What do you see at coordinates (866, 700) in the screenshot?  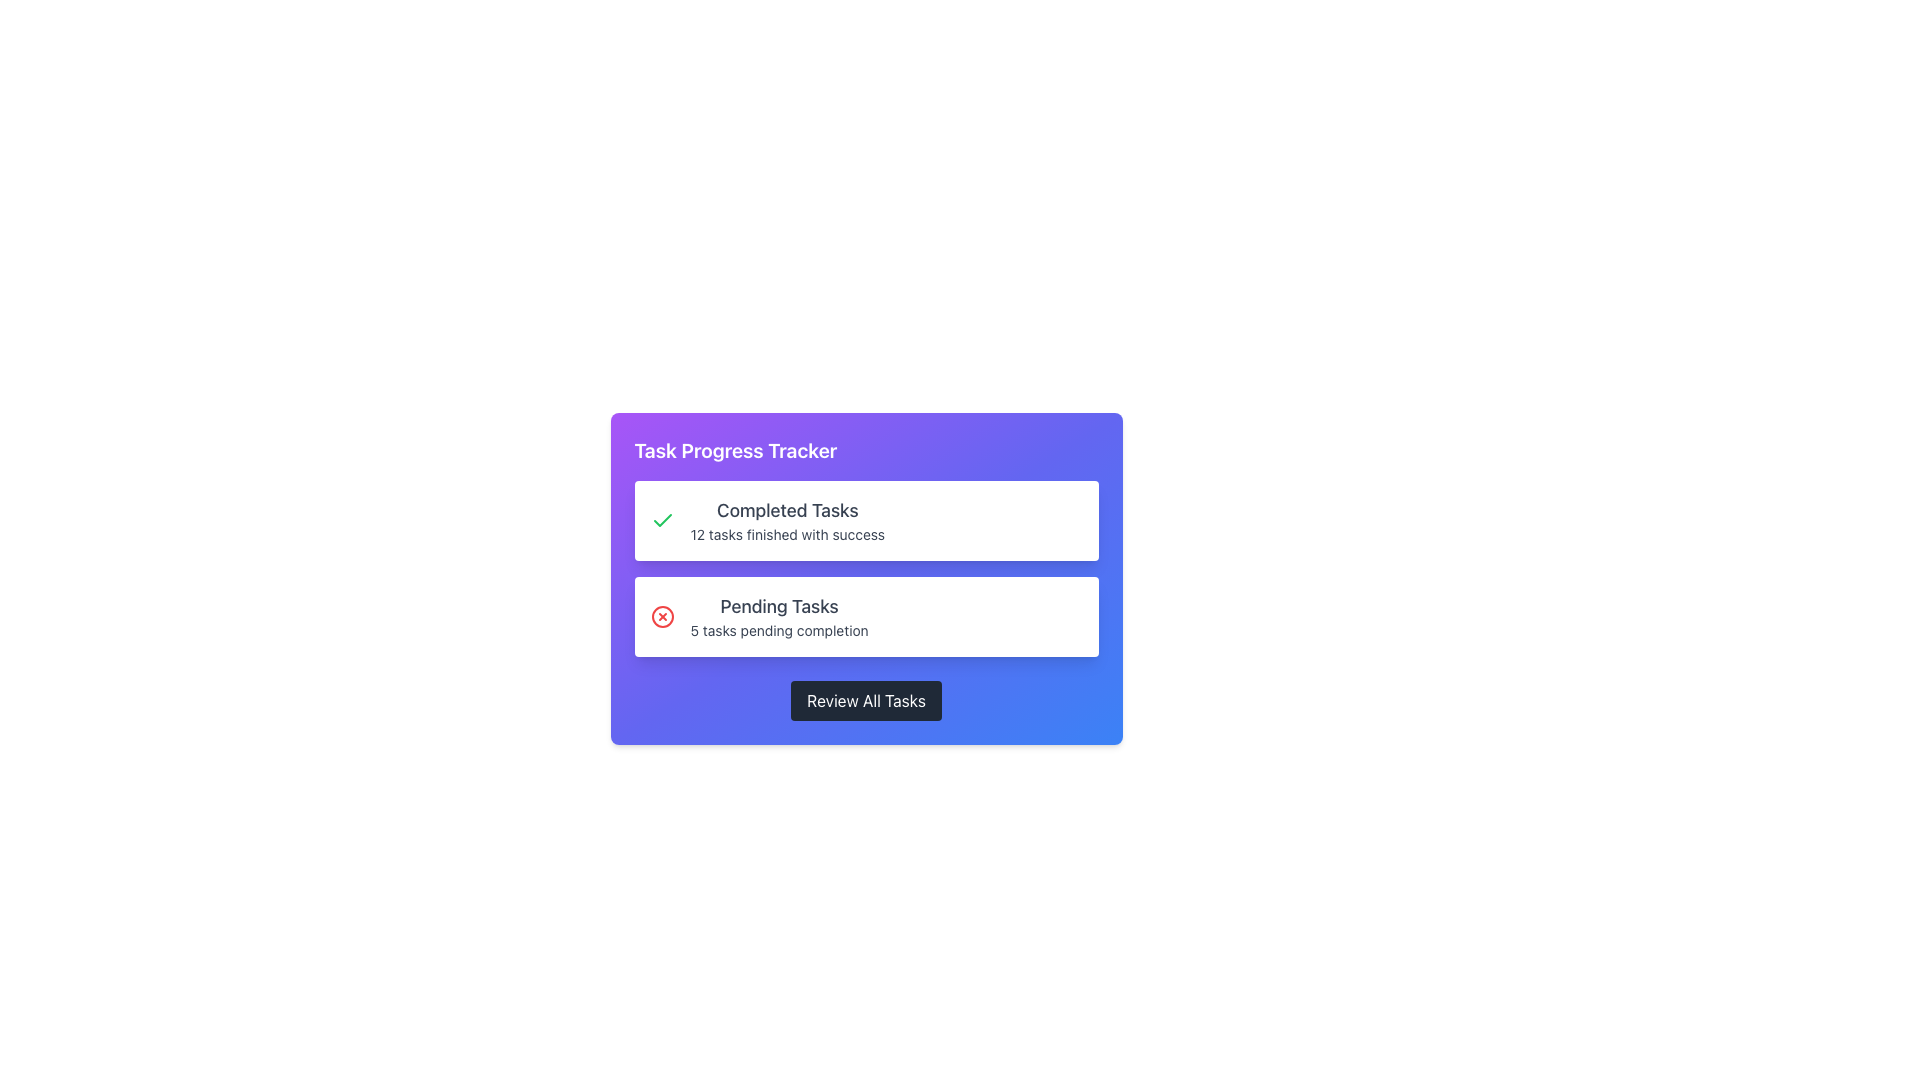 I see `the button that serves as a call-to-action to review tasks, located at the bottom of the 'Task Progress Tracker' panel` at bounding box center [866, 700].